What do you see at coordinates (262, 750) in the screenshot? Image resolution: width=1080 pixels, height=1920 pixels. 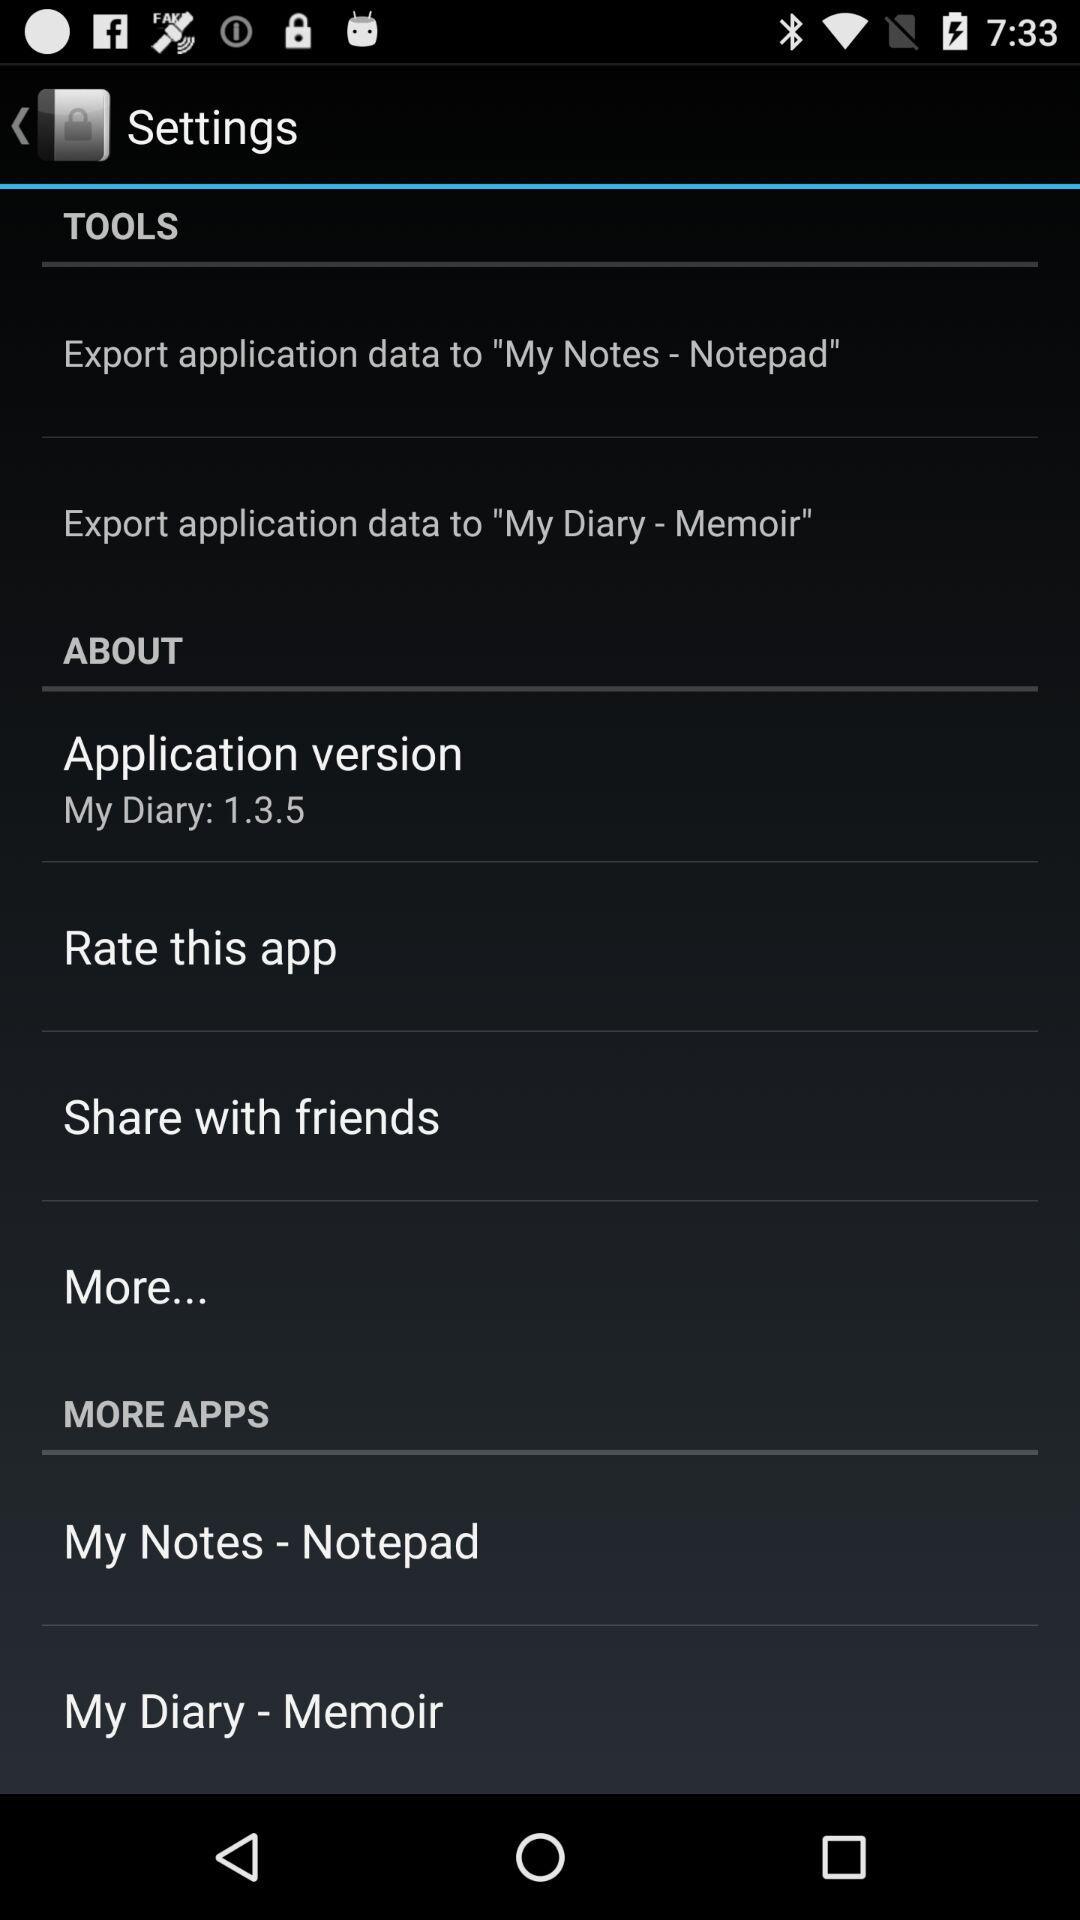 I see `the application version icon` at bounding box center [262, 750].